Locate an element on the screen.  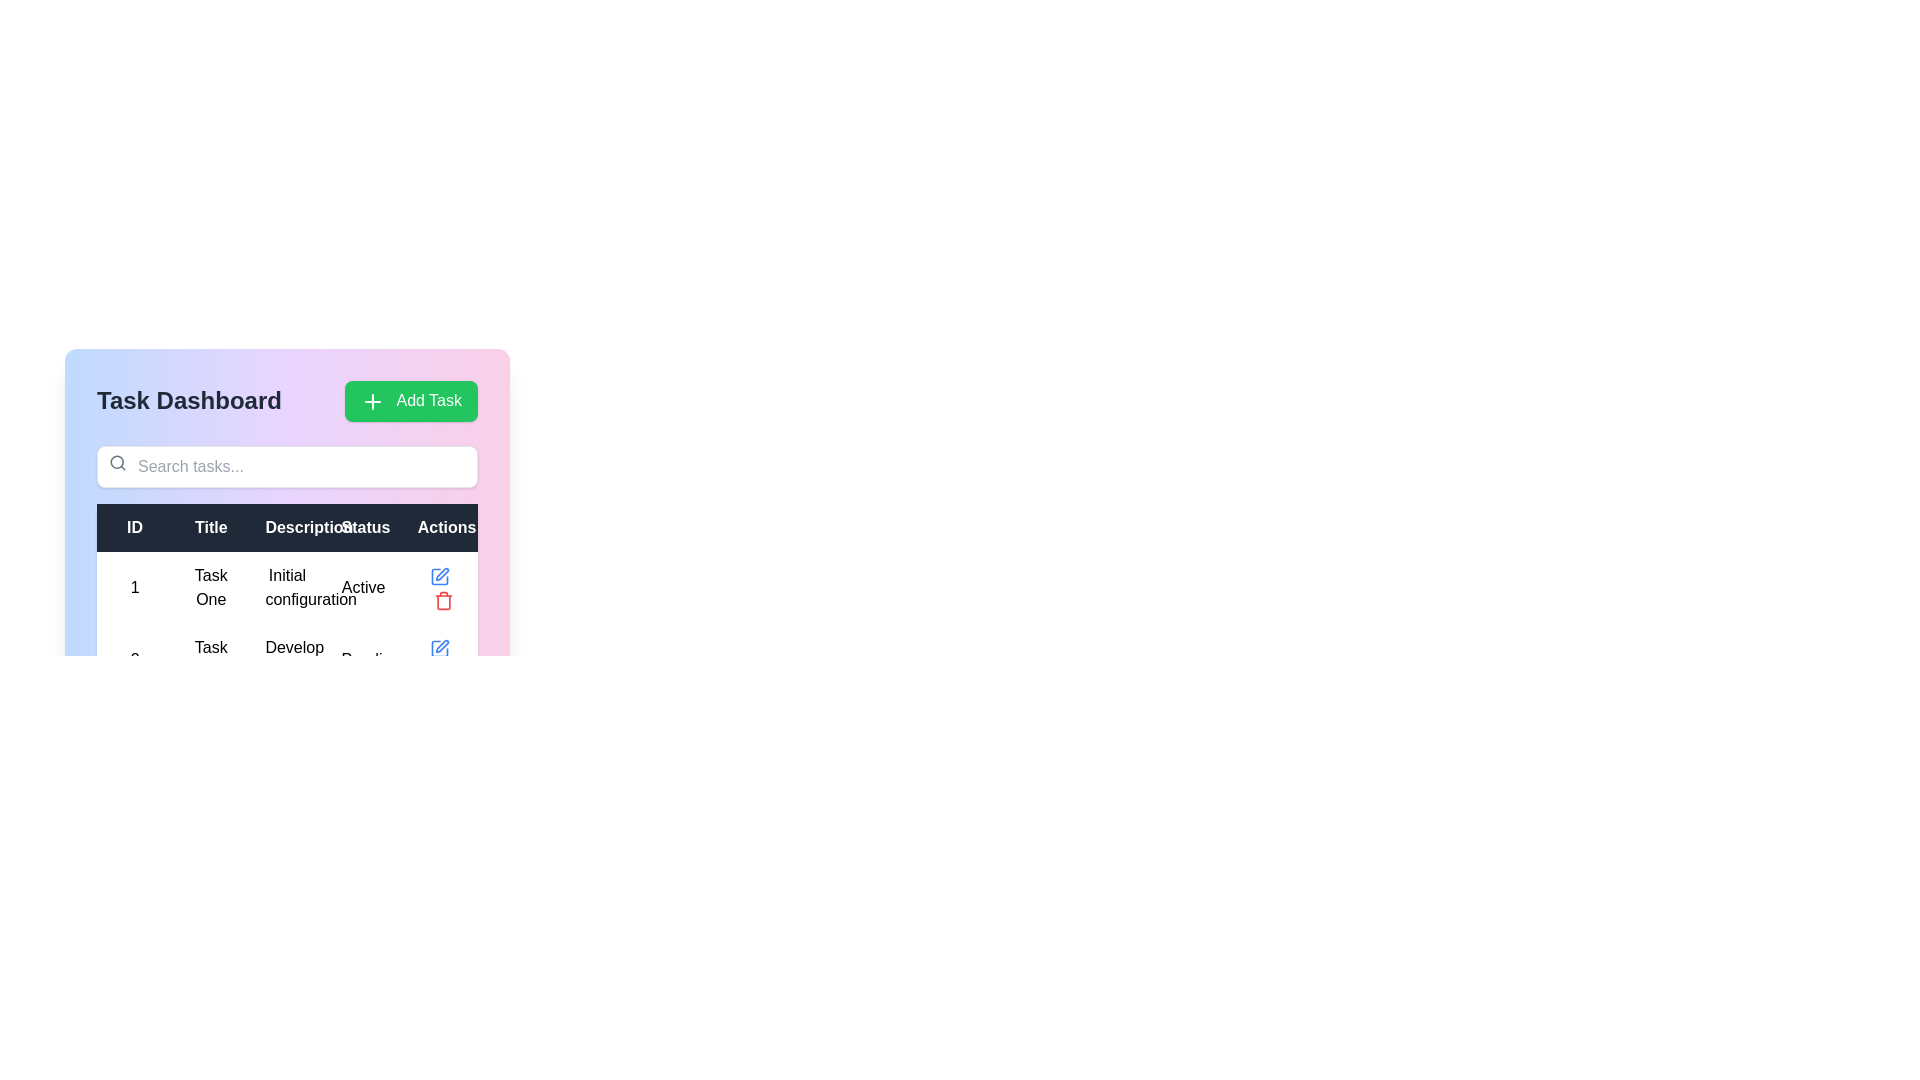
text from the 'Description' label, which is styled with padding on a dark background and is part of the table header row, positioned between 'Title' and 'Status' columns is located at coordinates (286, 526).